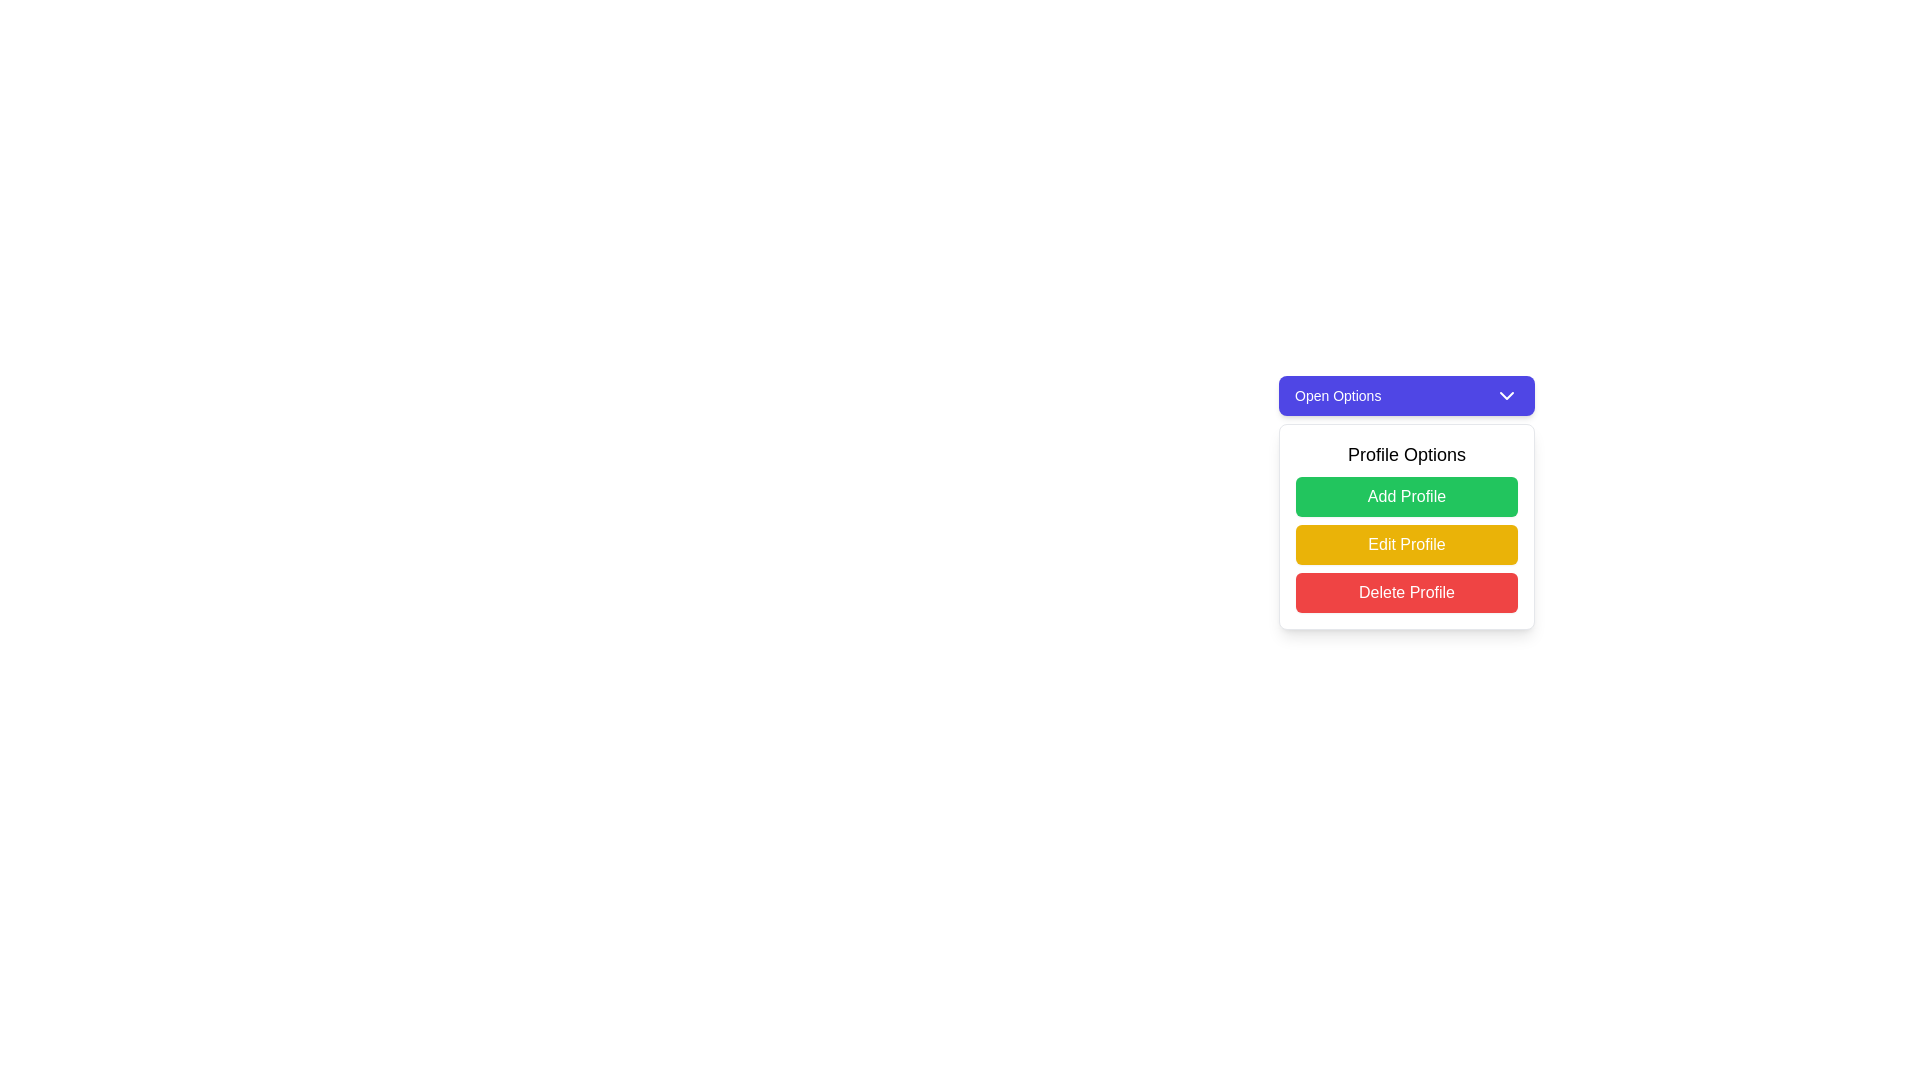 Image resolution: width=1920 pixels, height=1080 pixels. Describe the element at coordinates (1405, 526) in the screenshot. I see `the group of buttons related to profile management, which includes options for adding, editing, or deleting user profiles, using keyboard focus` at that location.